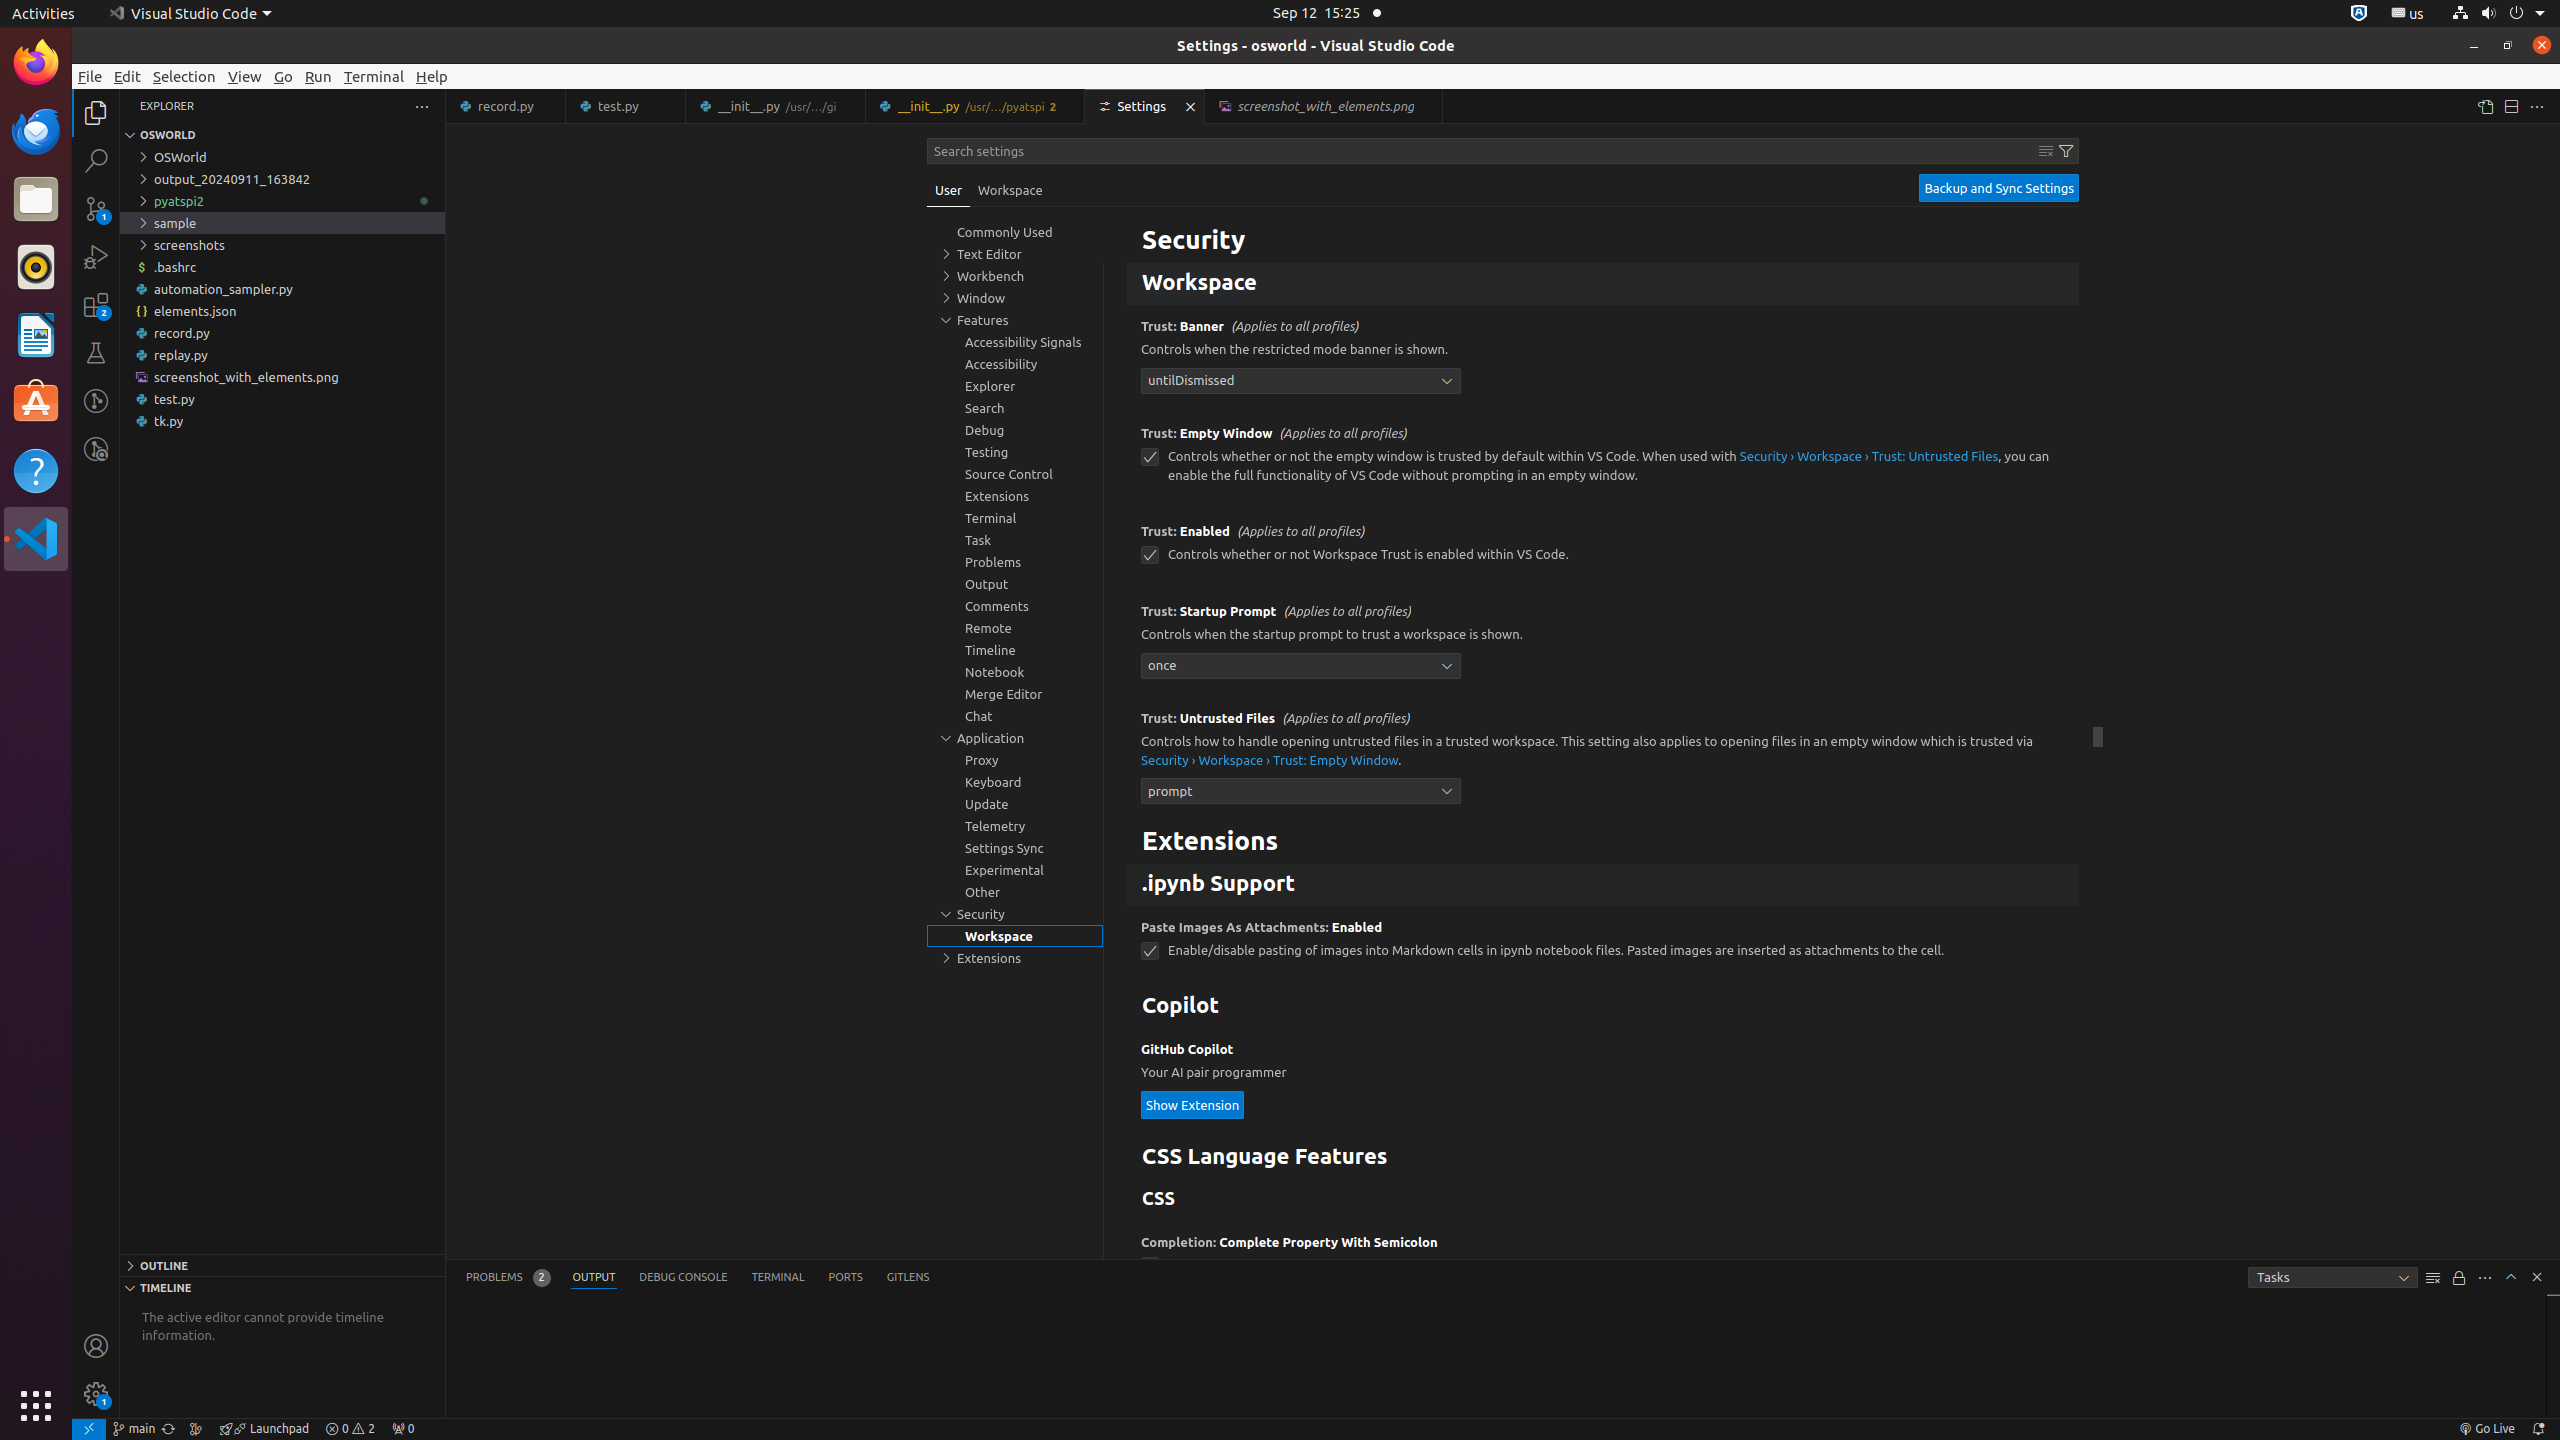 The image size is (2560, 1440). I want to click on 'Keyboard, group', so click(1015, 781).